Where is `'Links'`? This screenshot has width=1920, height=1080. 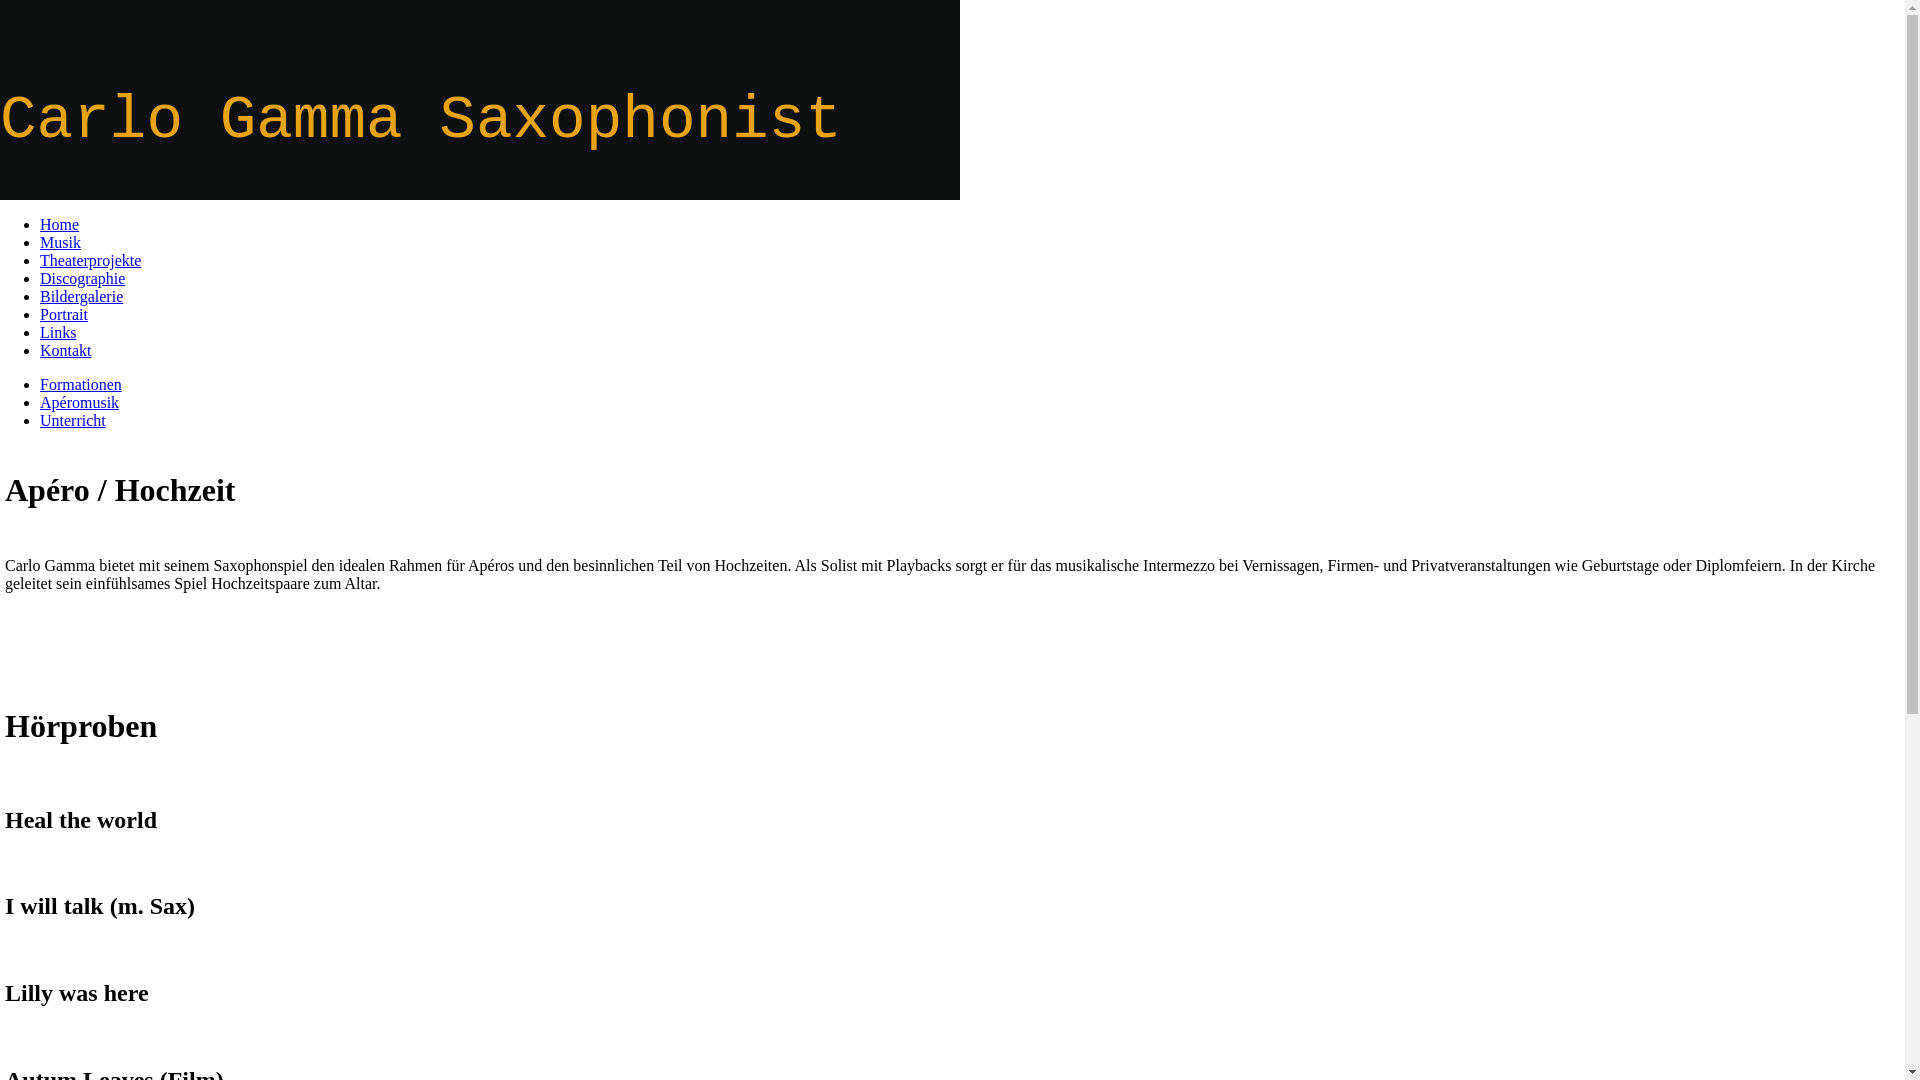 'Links' is located at coordinates (57, 331).